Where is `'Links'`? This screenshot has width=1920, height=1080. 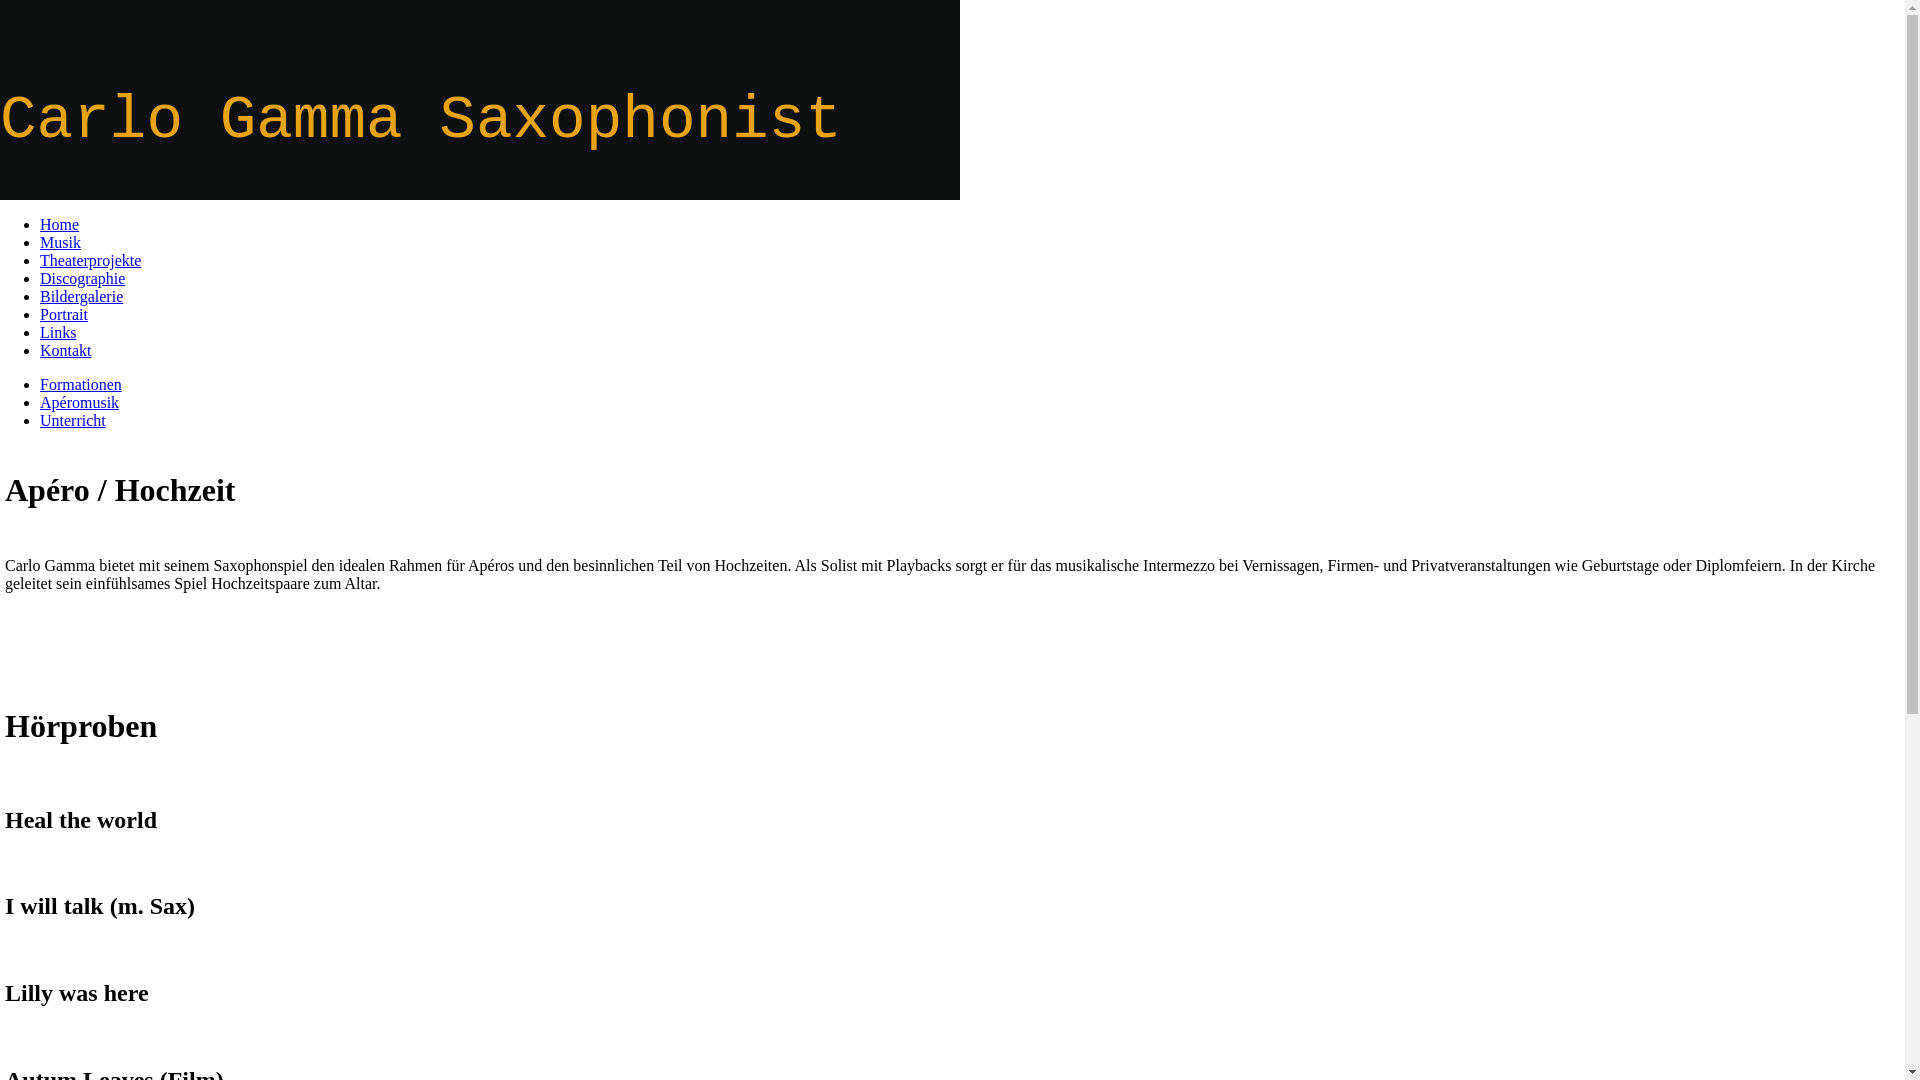 'Links' is located at coordinates (57, 331).